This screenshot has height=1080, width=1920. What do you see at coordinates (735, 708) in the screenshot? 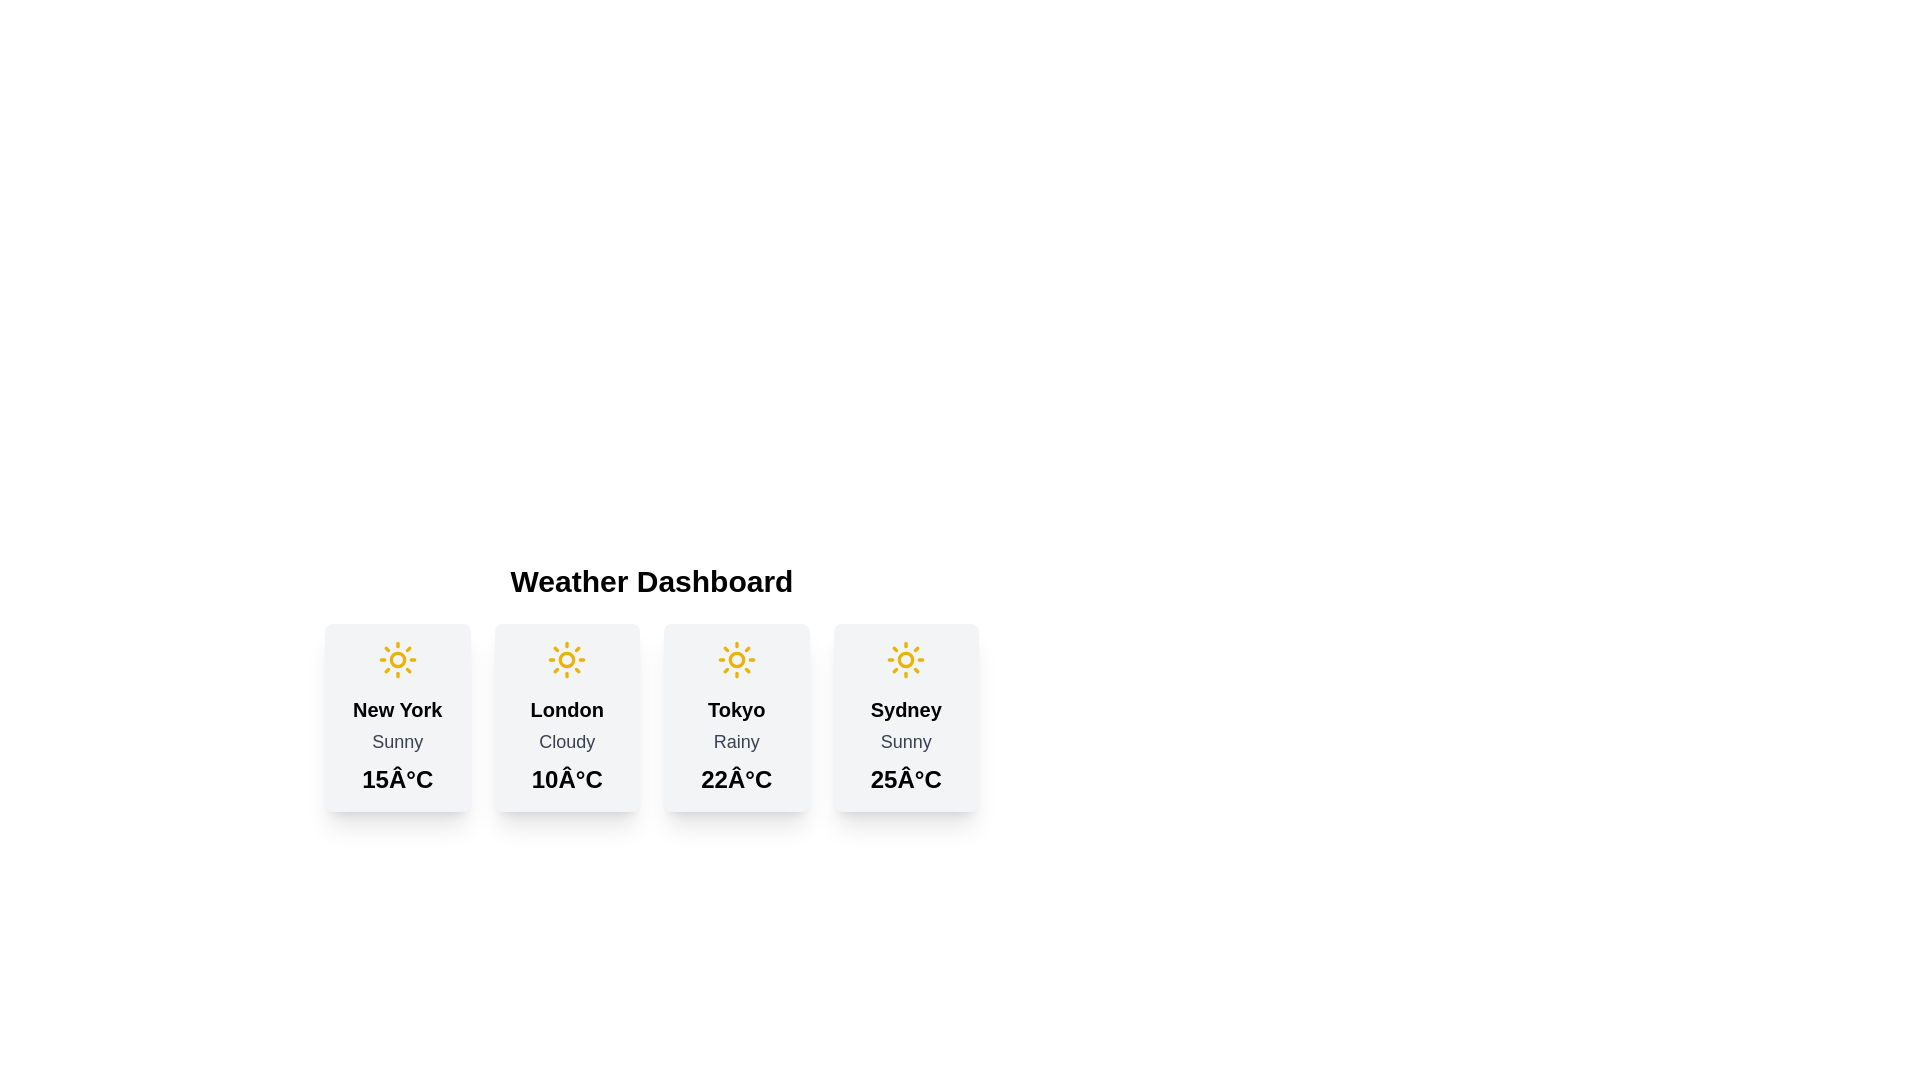
I see `text label displaying 'Tokyo' which is styled in bold and large font, located at the top-center of the third weather dashboard card, below a yellow weather icon and above the description 'Rainy'` at bounding box center [735, 708].